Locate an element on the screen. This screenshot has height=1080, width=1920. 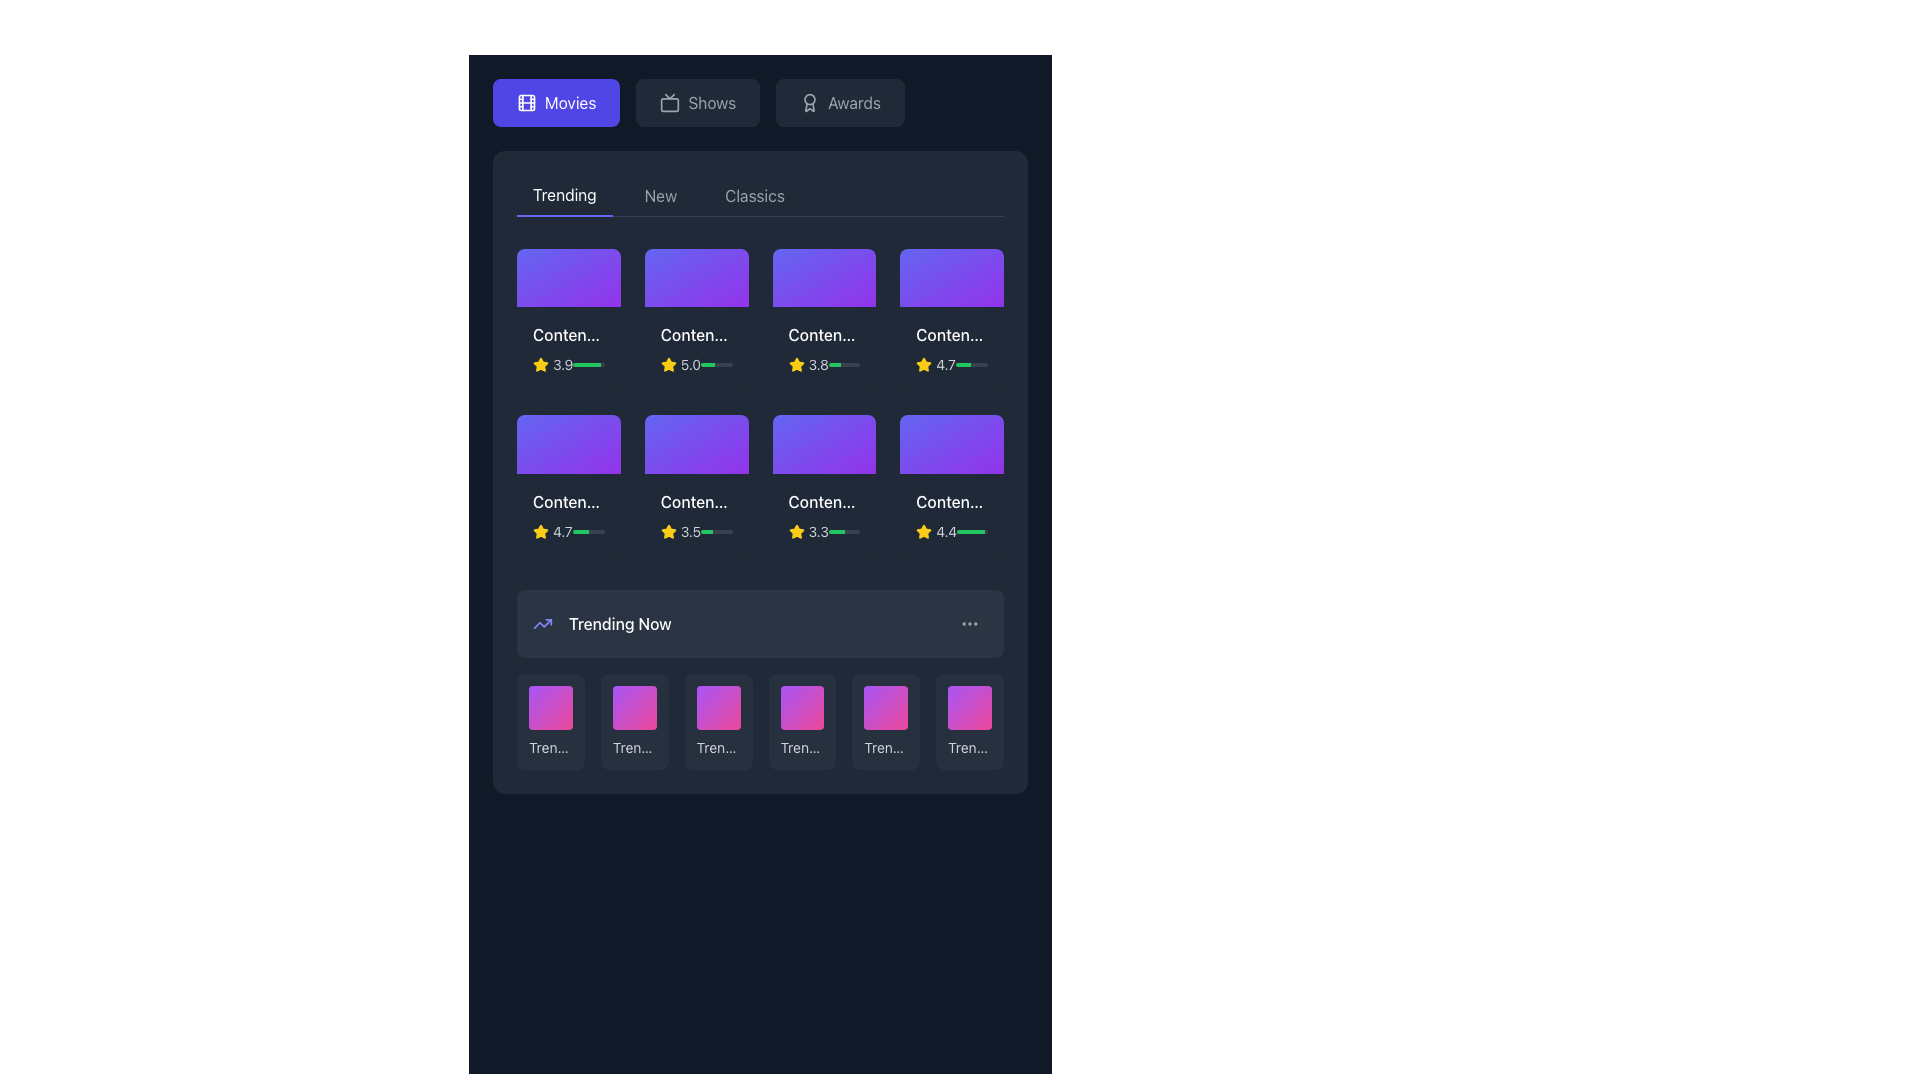
displayed content of the text label showing 'Content Title 8' located in the bottom-right corner of the grid under the 'Trending' section is located at coordinates (951, 500).